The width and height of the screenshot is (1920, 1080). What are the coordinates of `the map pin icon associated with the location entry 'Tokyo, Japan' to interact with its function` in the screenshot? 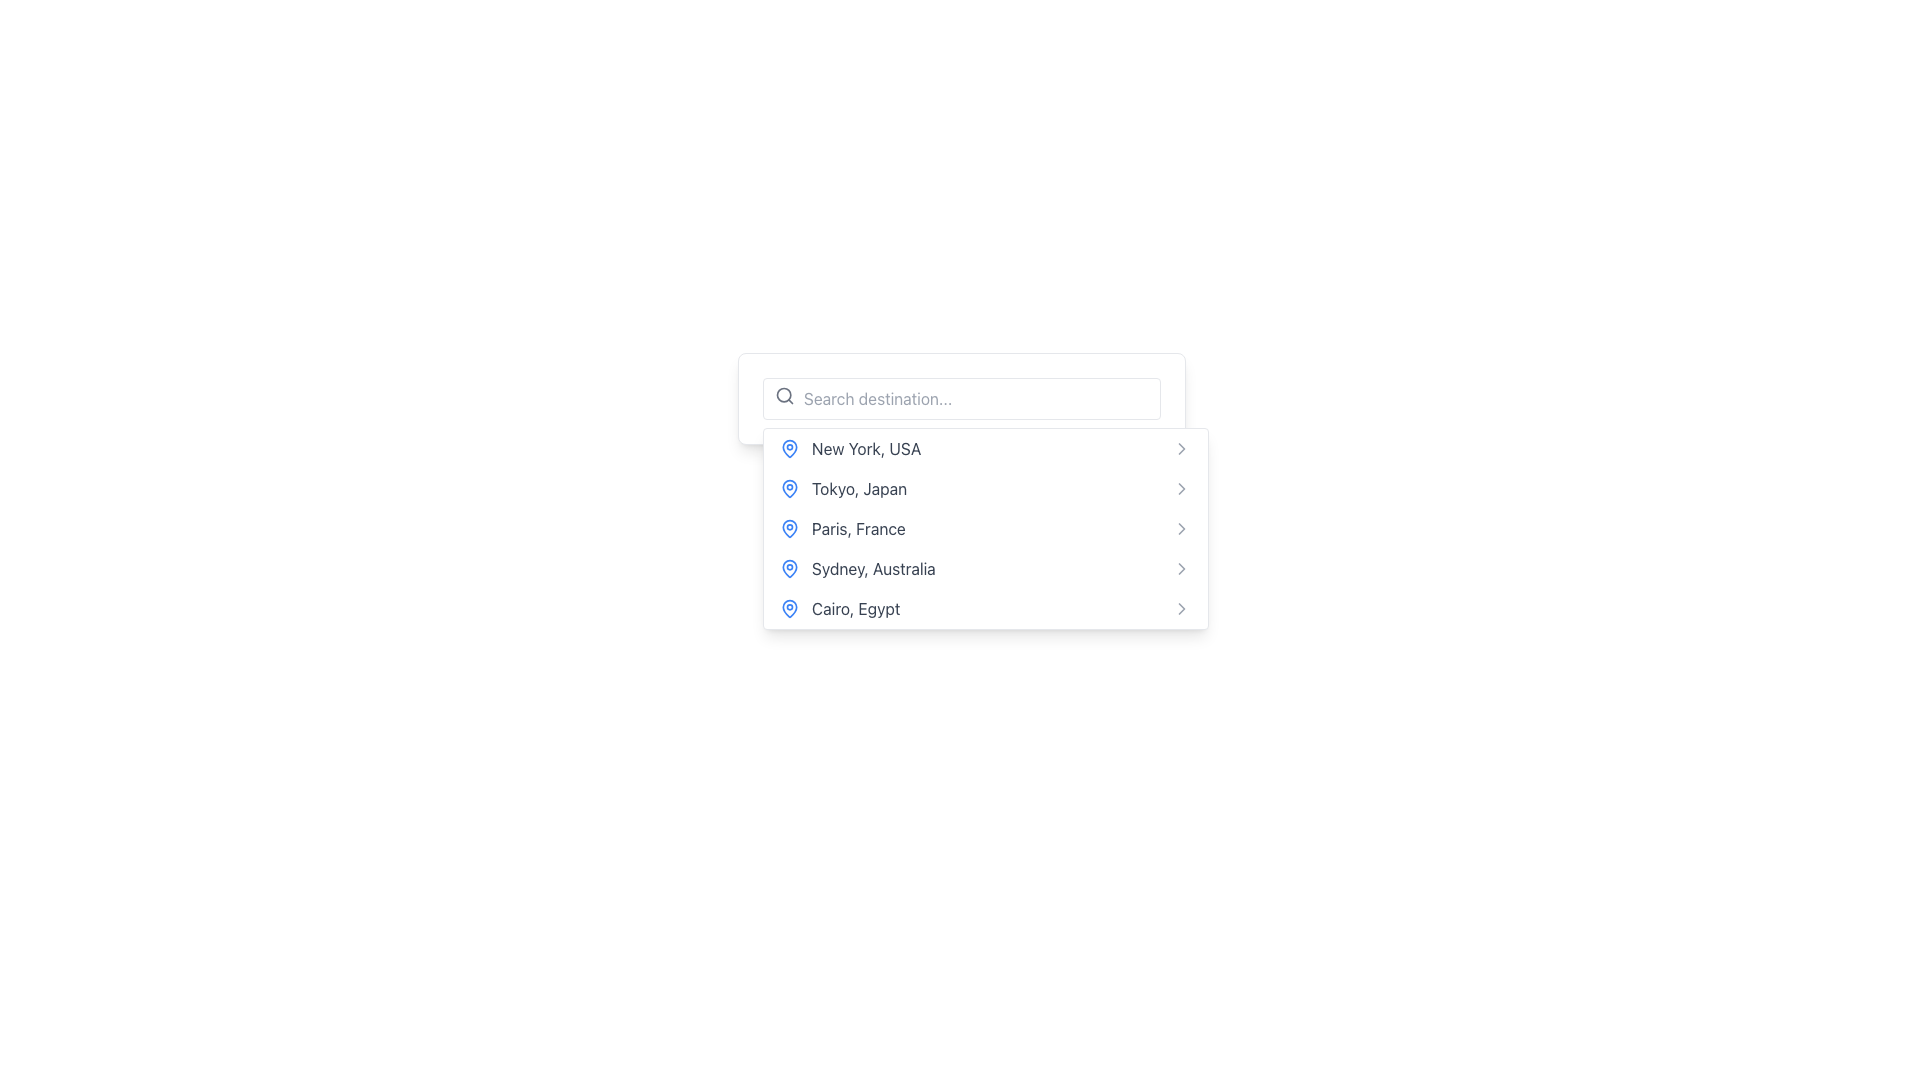 It's located at (789, 488).